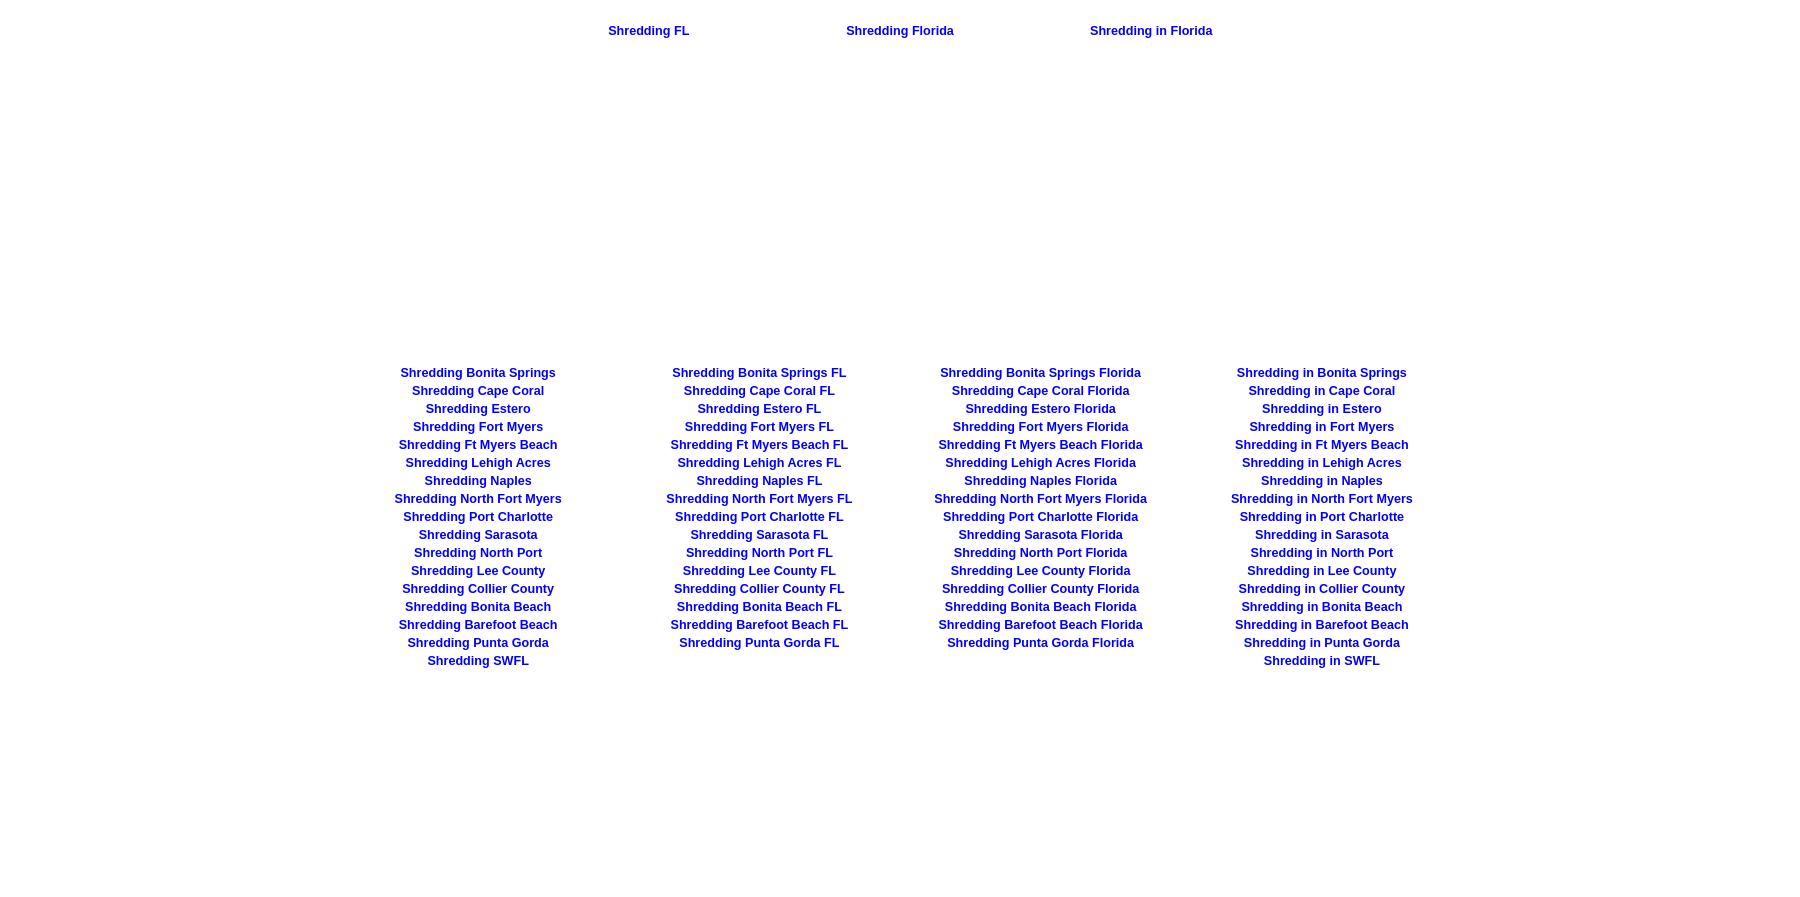  I want to click on 'Shredding in Lehigh Acres', so click(1240, 463).